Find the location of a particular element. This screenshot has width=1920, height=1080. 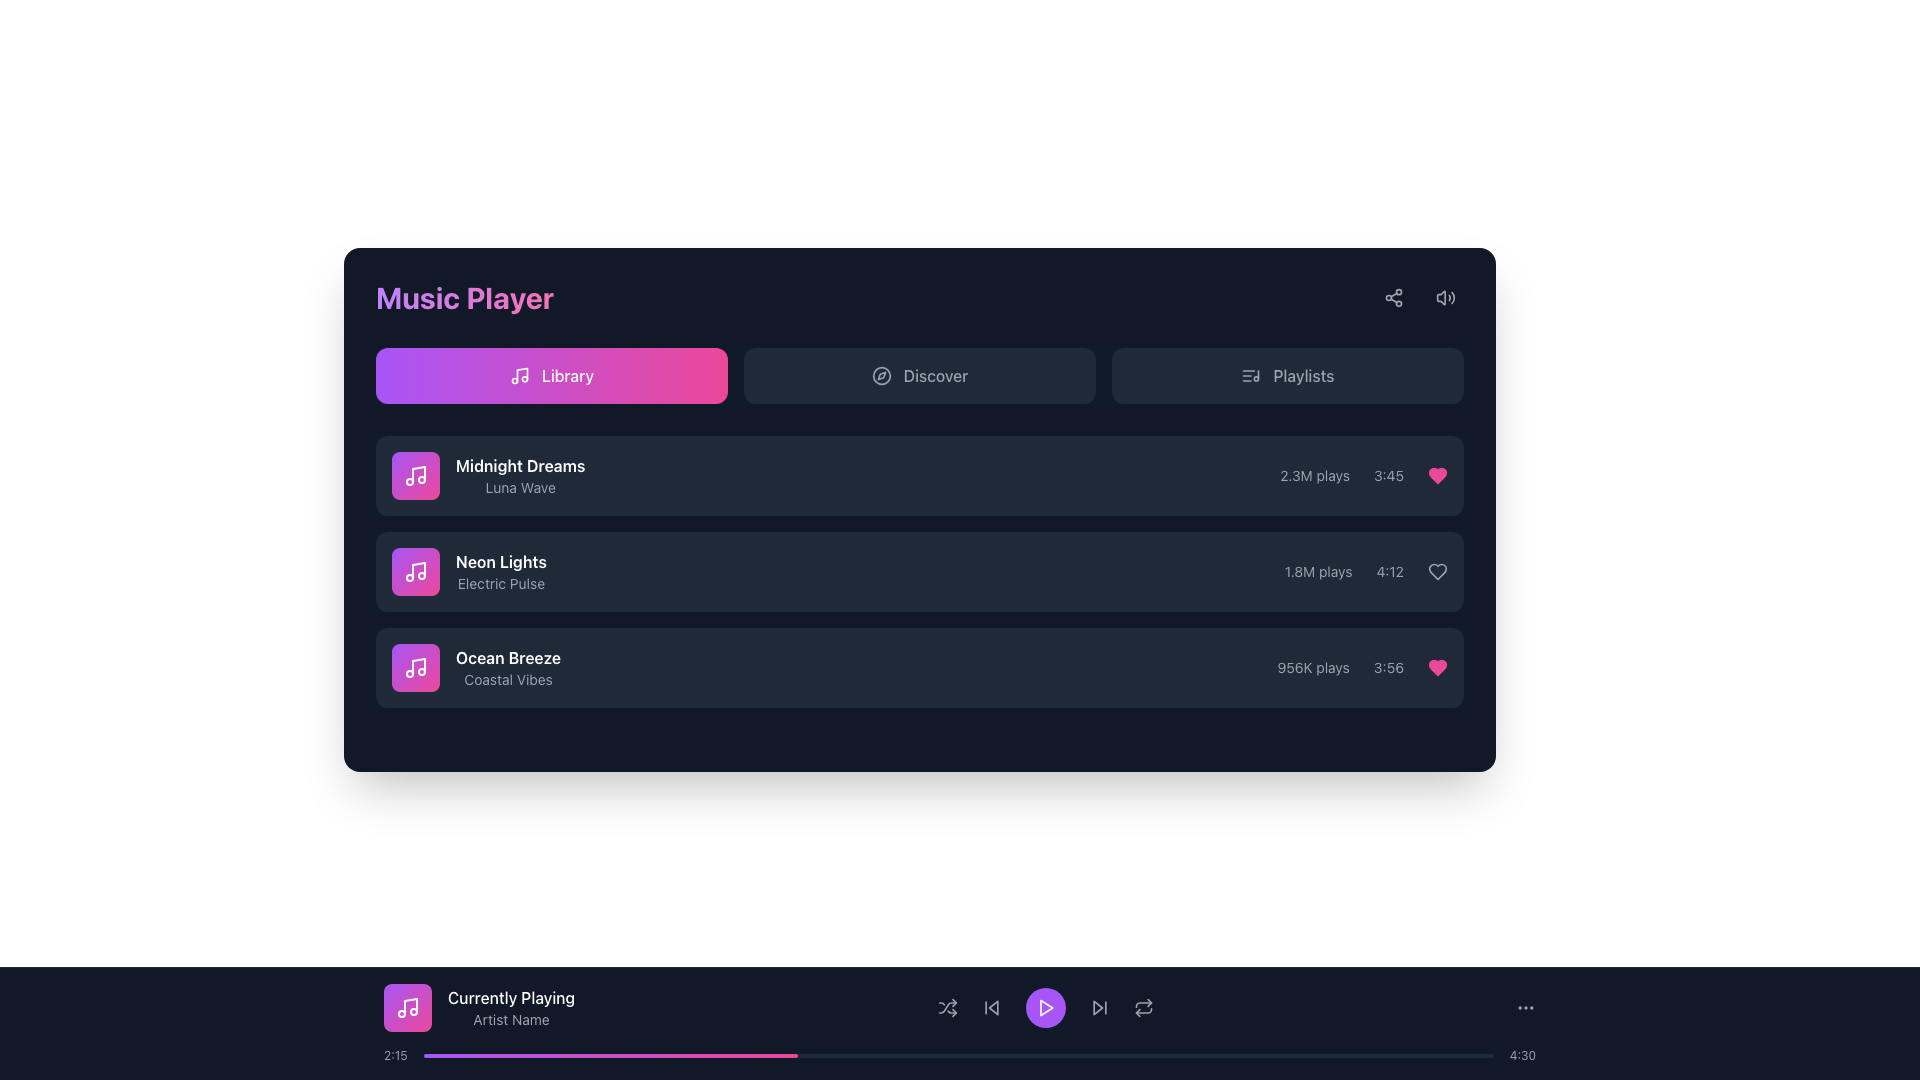

the progression indicator of the horizontal progress bar located at the bottom of the interface, which is filled with purple and pink hues is located at coordinates (960, 1055).